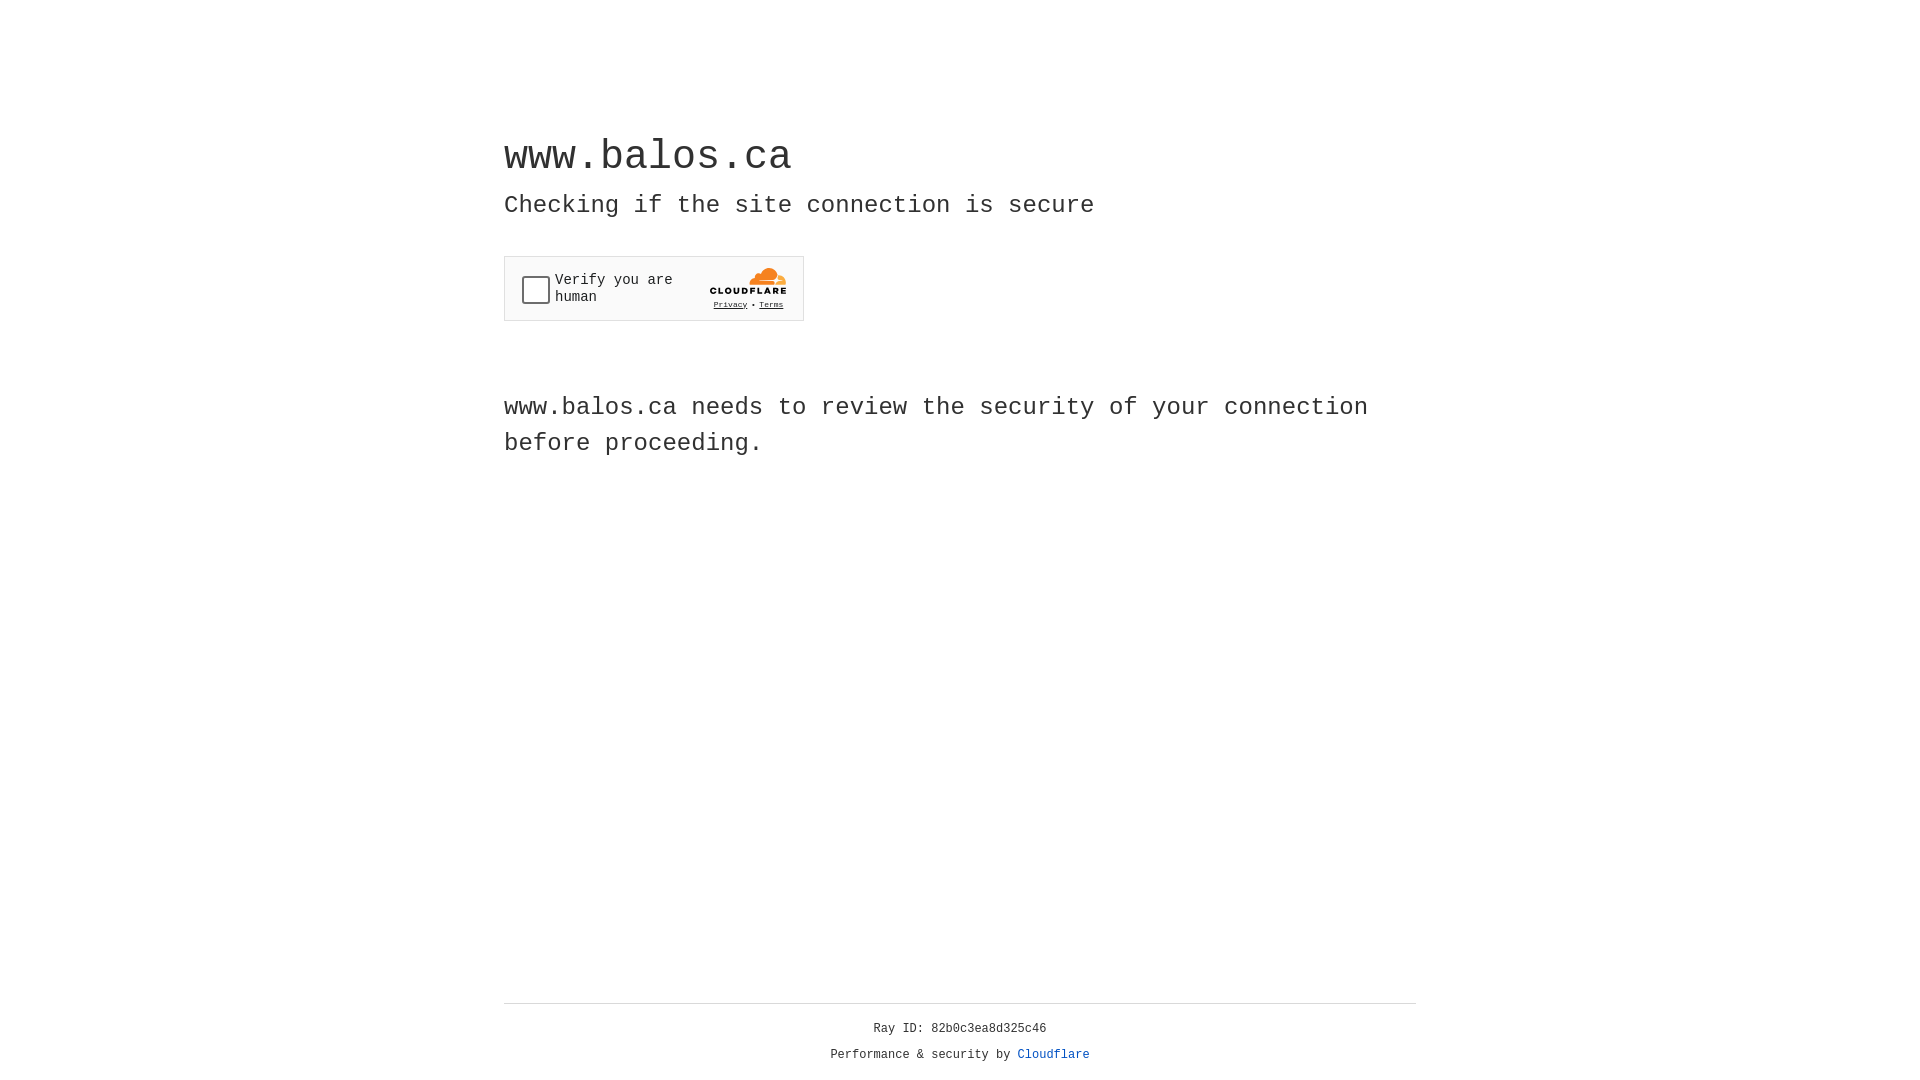 Image resolution: width=1920 pixels, height=1080 pixels. Describe the element at coordinates (653, 288) in the screenshot. I see `'Widget containing a Cloudflare security challenge'` at that location.